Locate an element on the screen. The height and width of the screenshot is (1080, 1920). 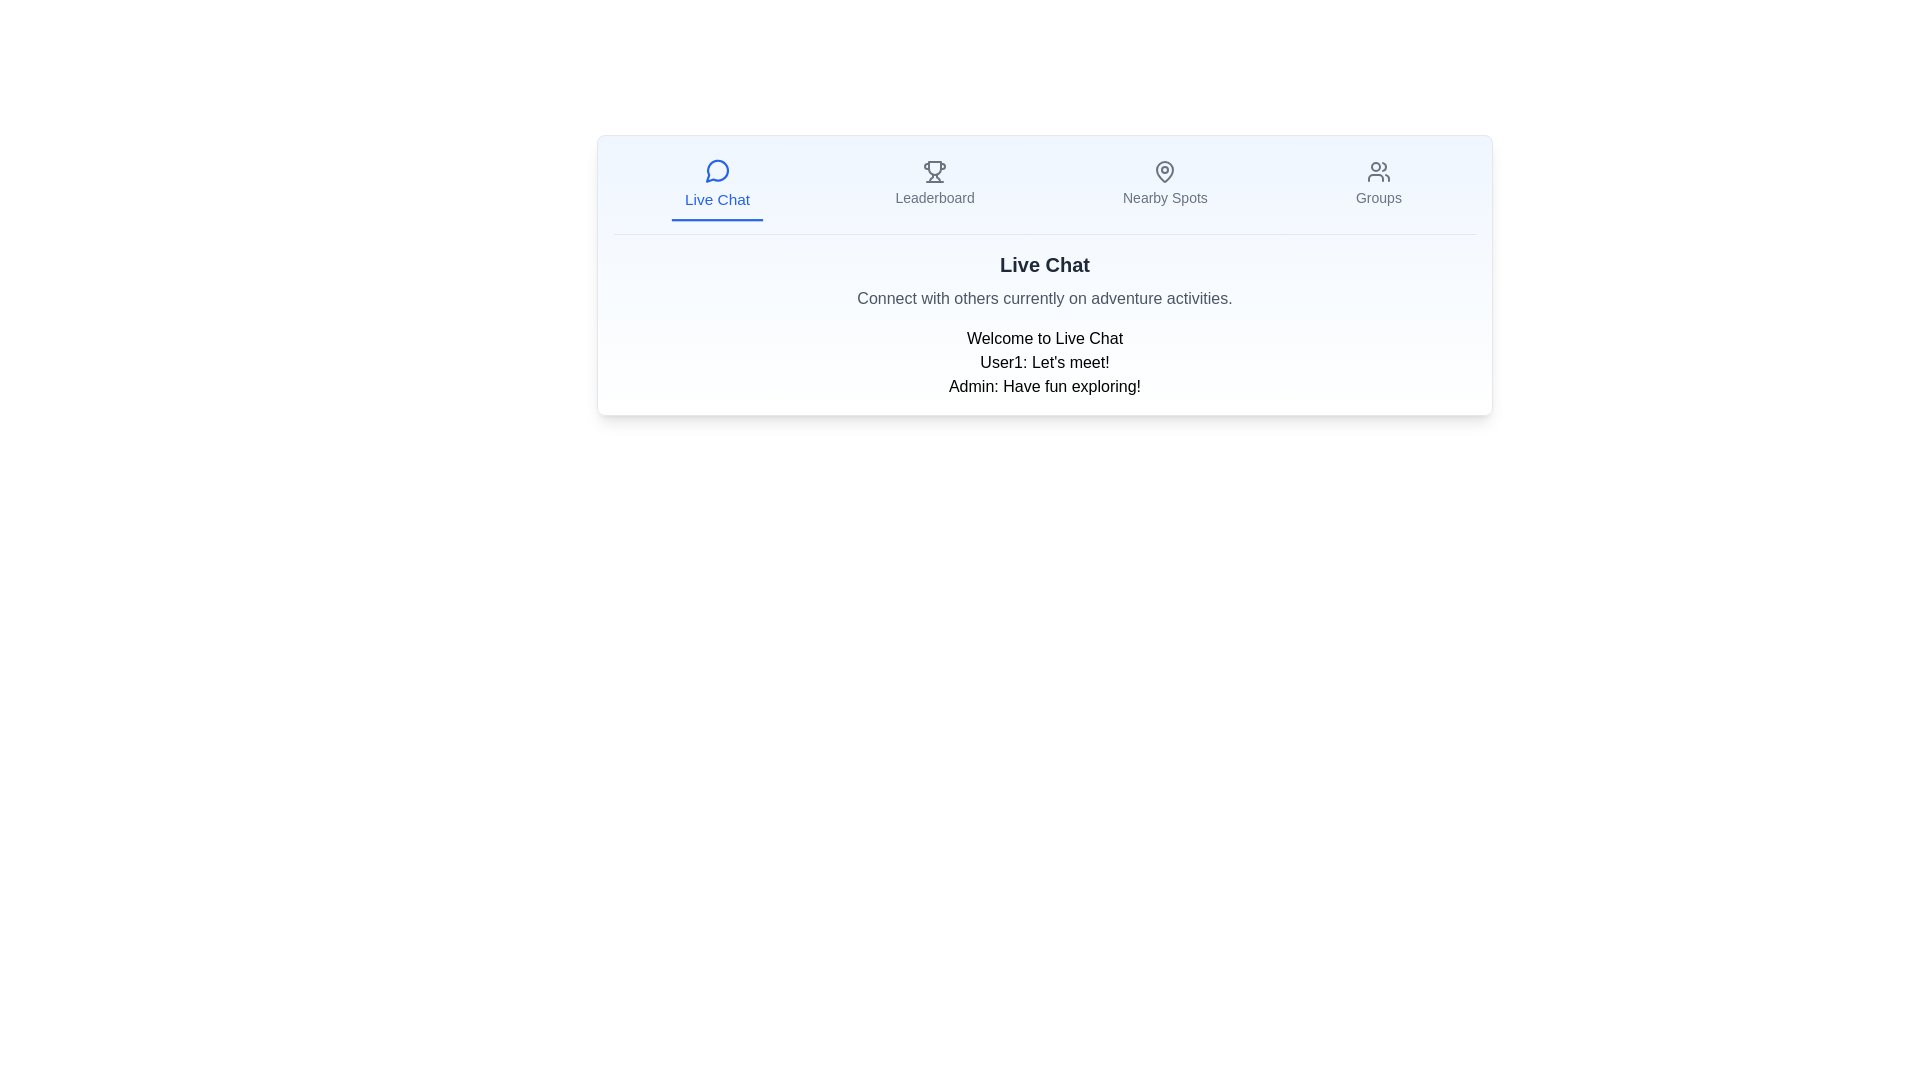
the circular icon resembling a speech bubble located in the navigation bar at the top of the interface, which is the first icon from the left above the 'Live Chat' label is located at coordinates (717, 170).